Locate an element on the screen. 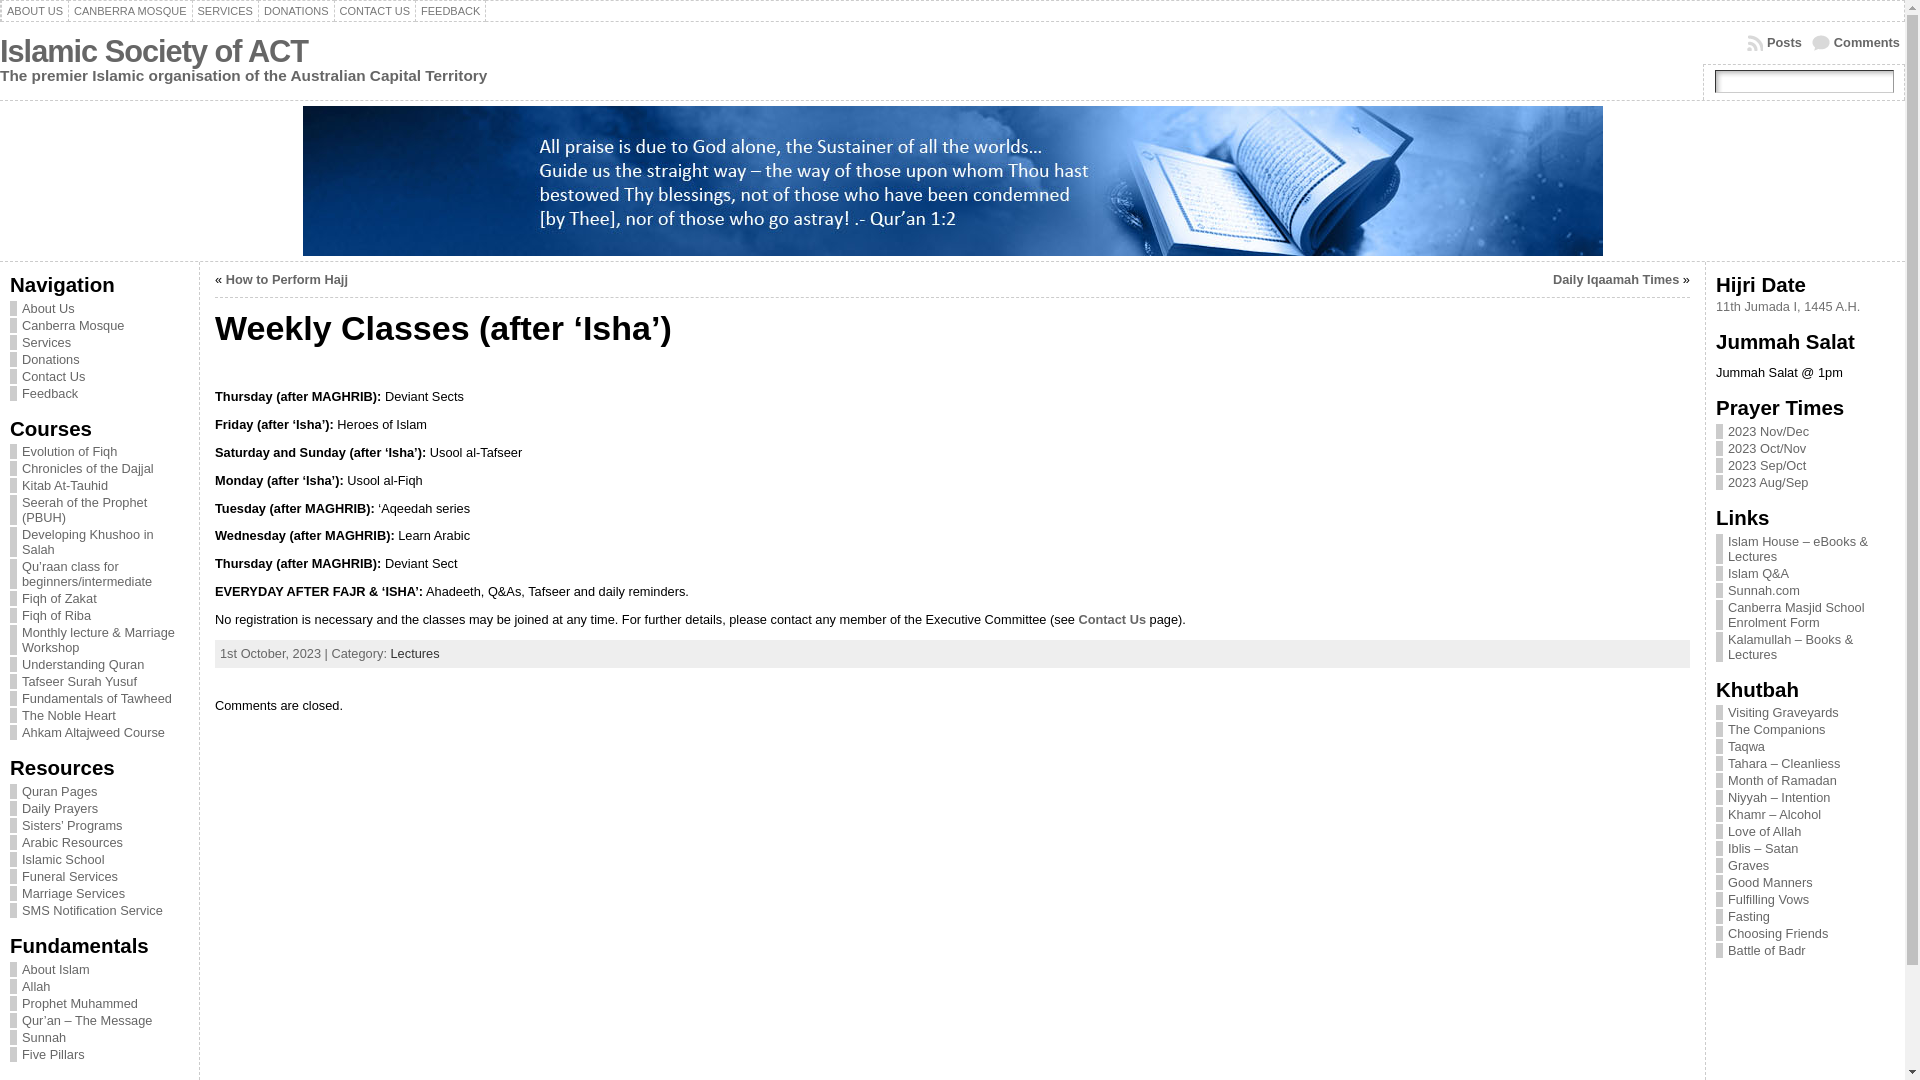  'Developing Khushoo in Salah' is located at coordinates (98, 542).